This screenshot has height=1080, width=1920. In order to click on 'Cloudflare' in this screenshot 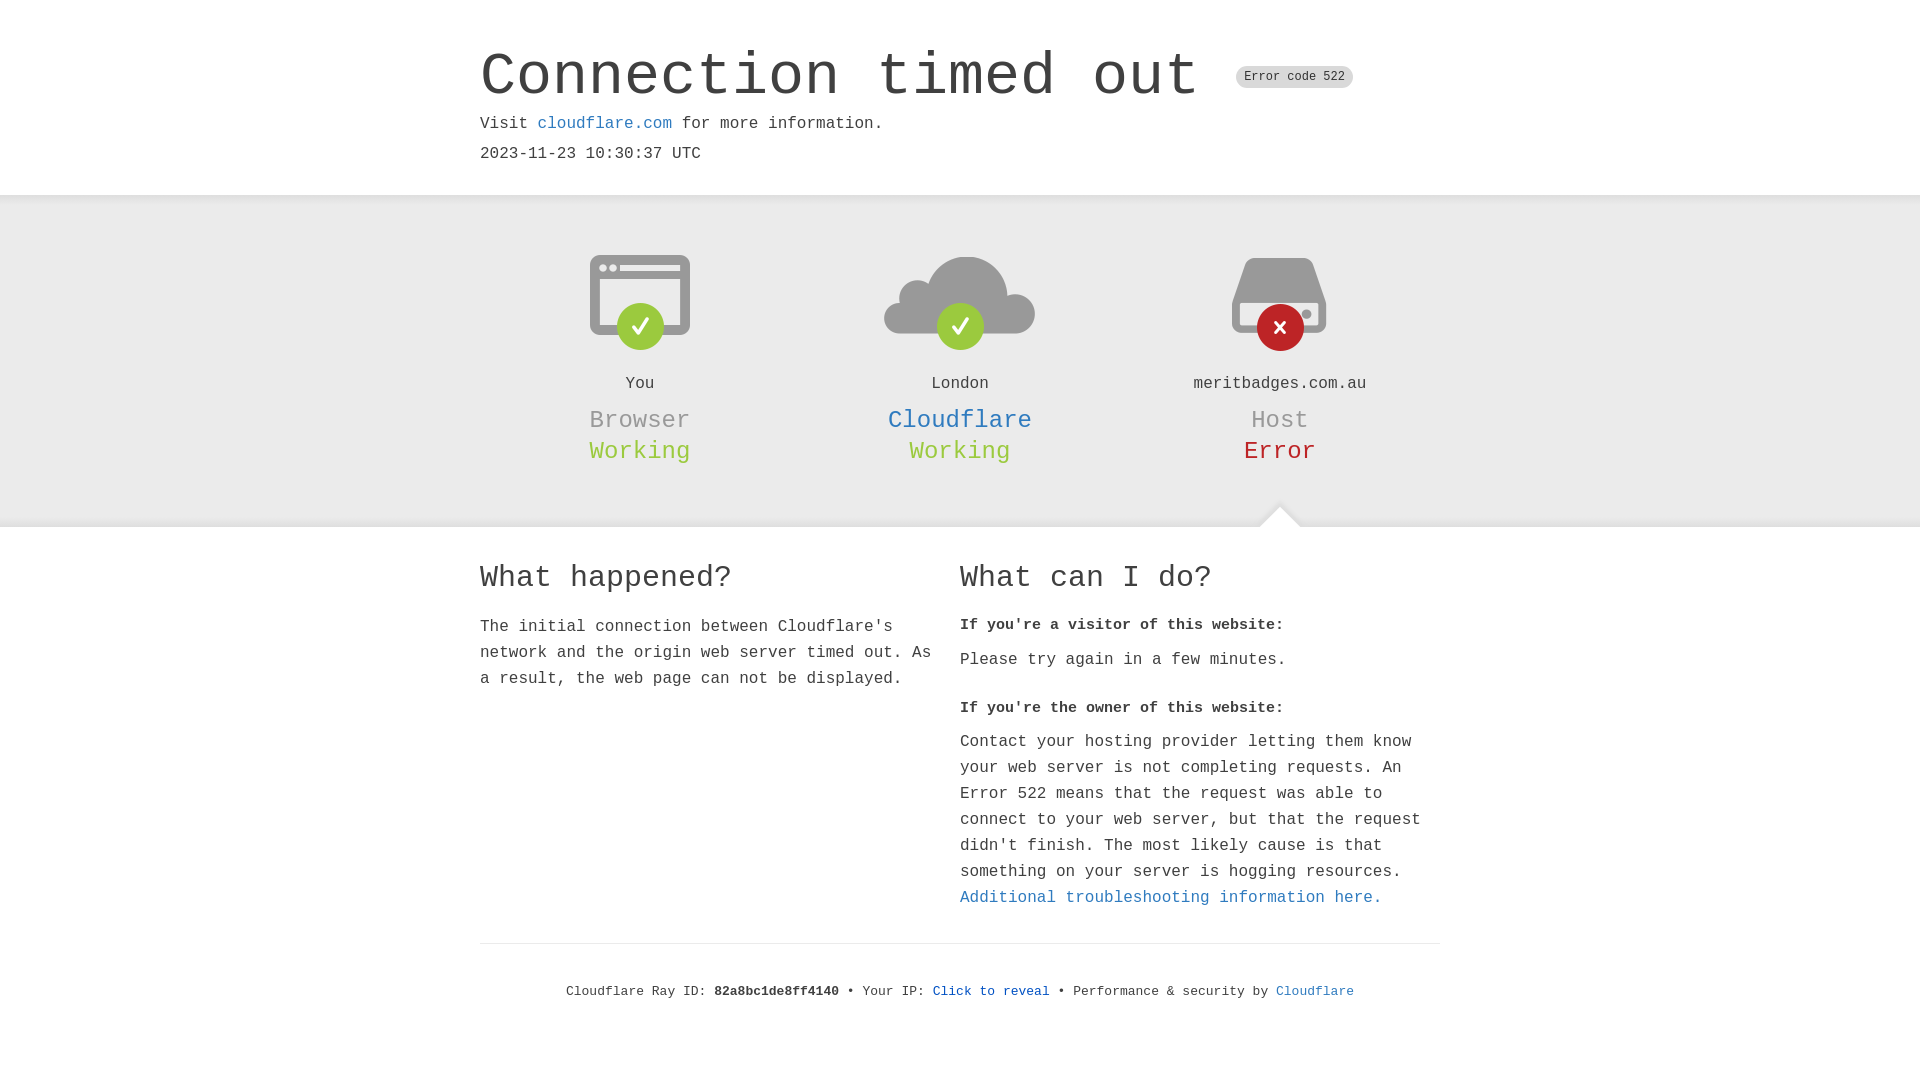, I will do `click(960, 419)`.